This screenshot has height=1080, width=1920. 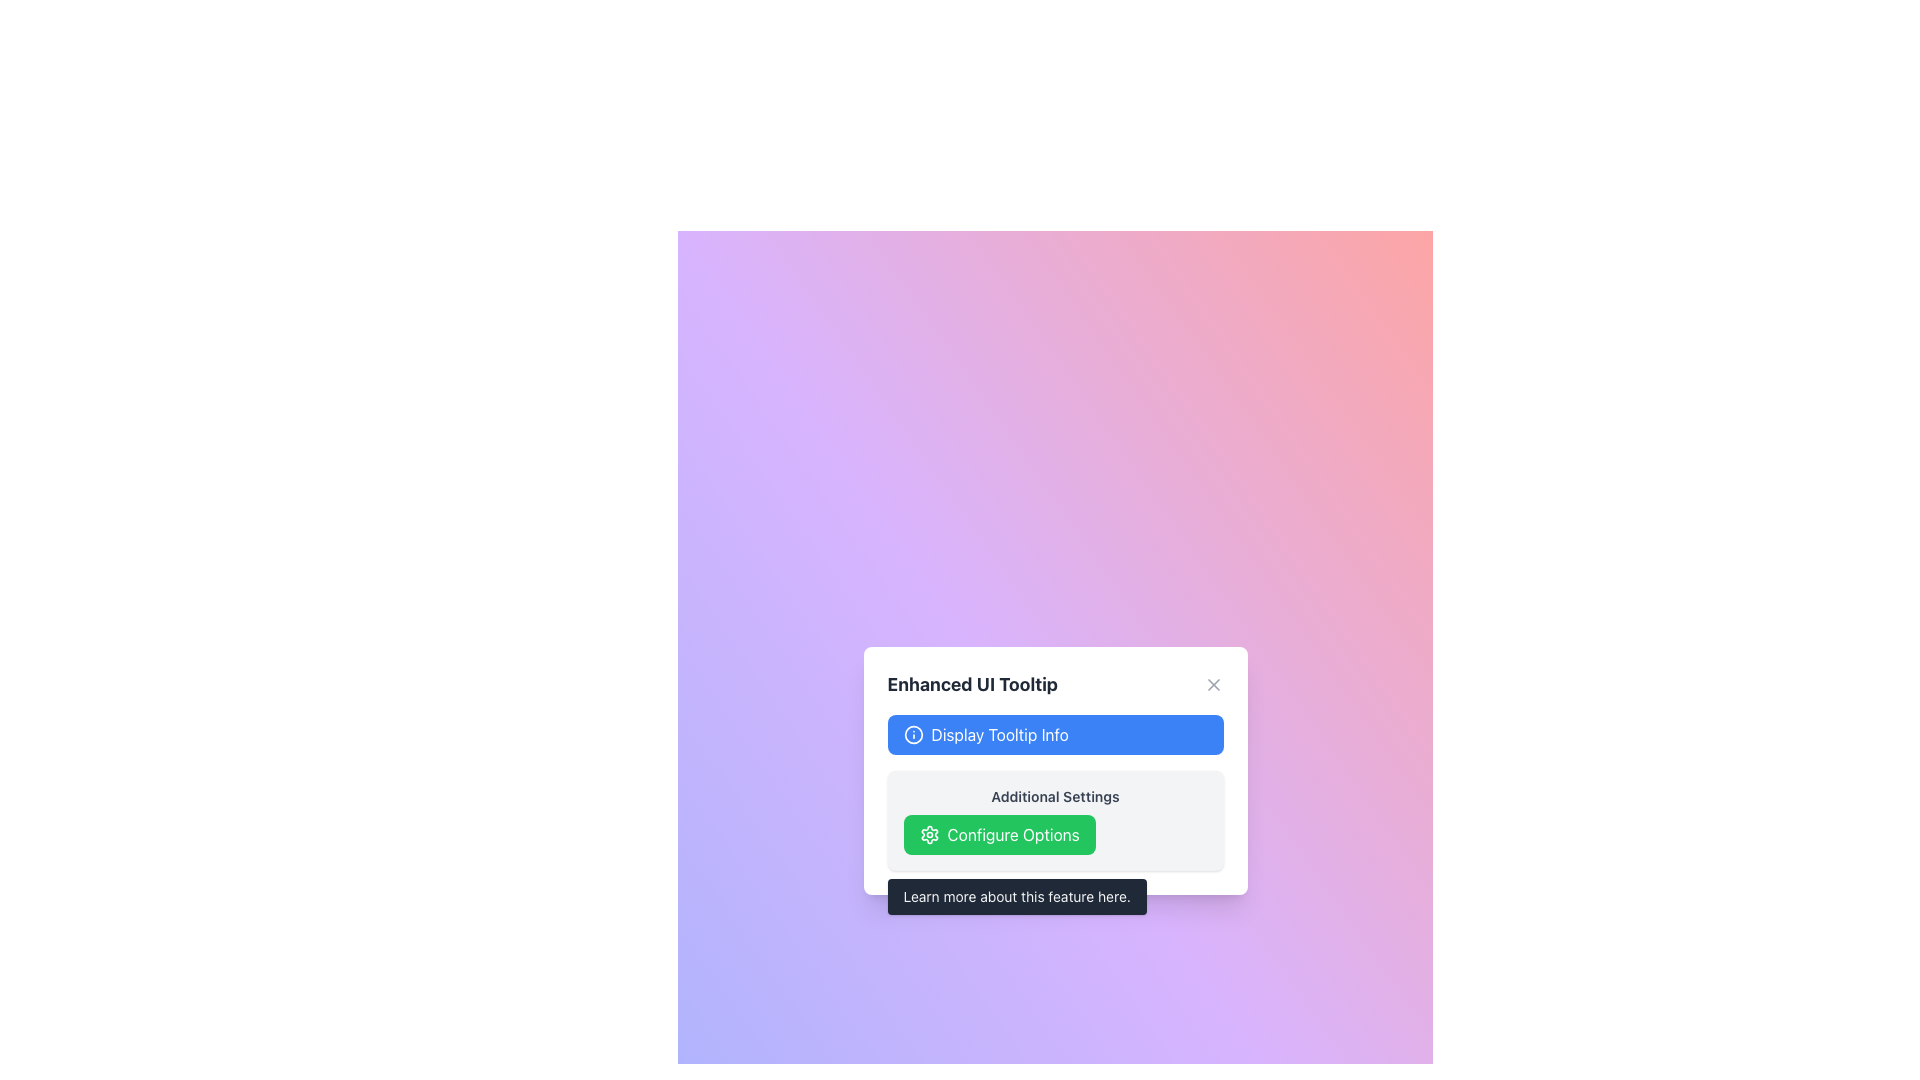 I want to click on the close button located in the top-right corner beside the heading text 'Enhanced UI Tooltip', so click(x=1212, y=684).